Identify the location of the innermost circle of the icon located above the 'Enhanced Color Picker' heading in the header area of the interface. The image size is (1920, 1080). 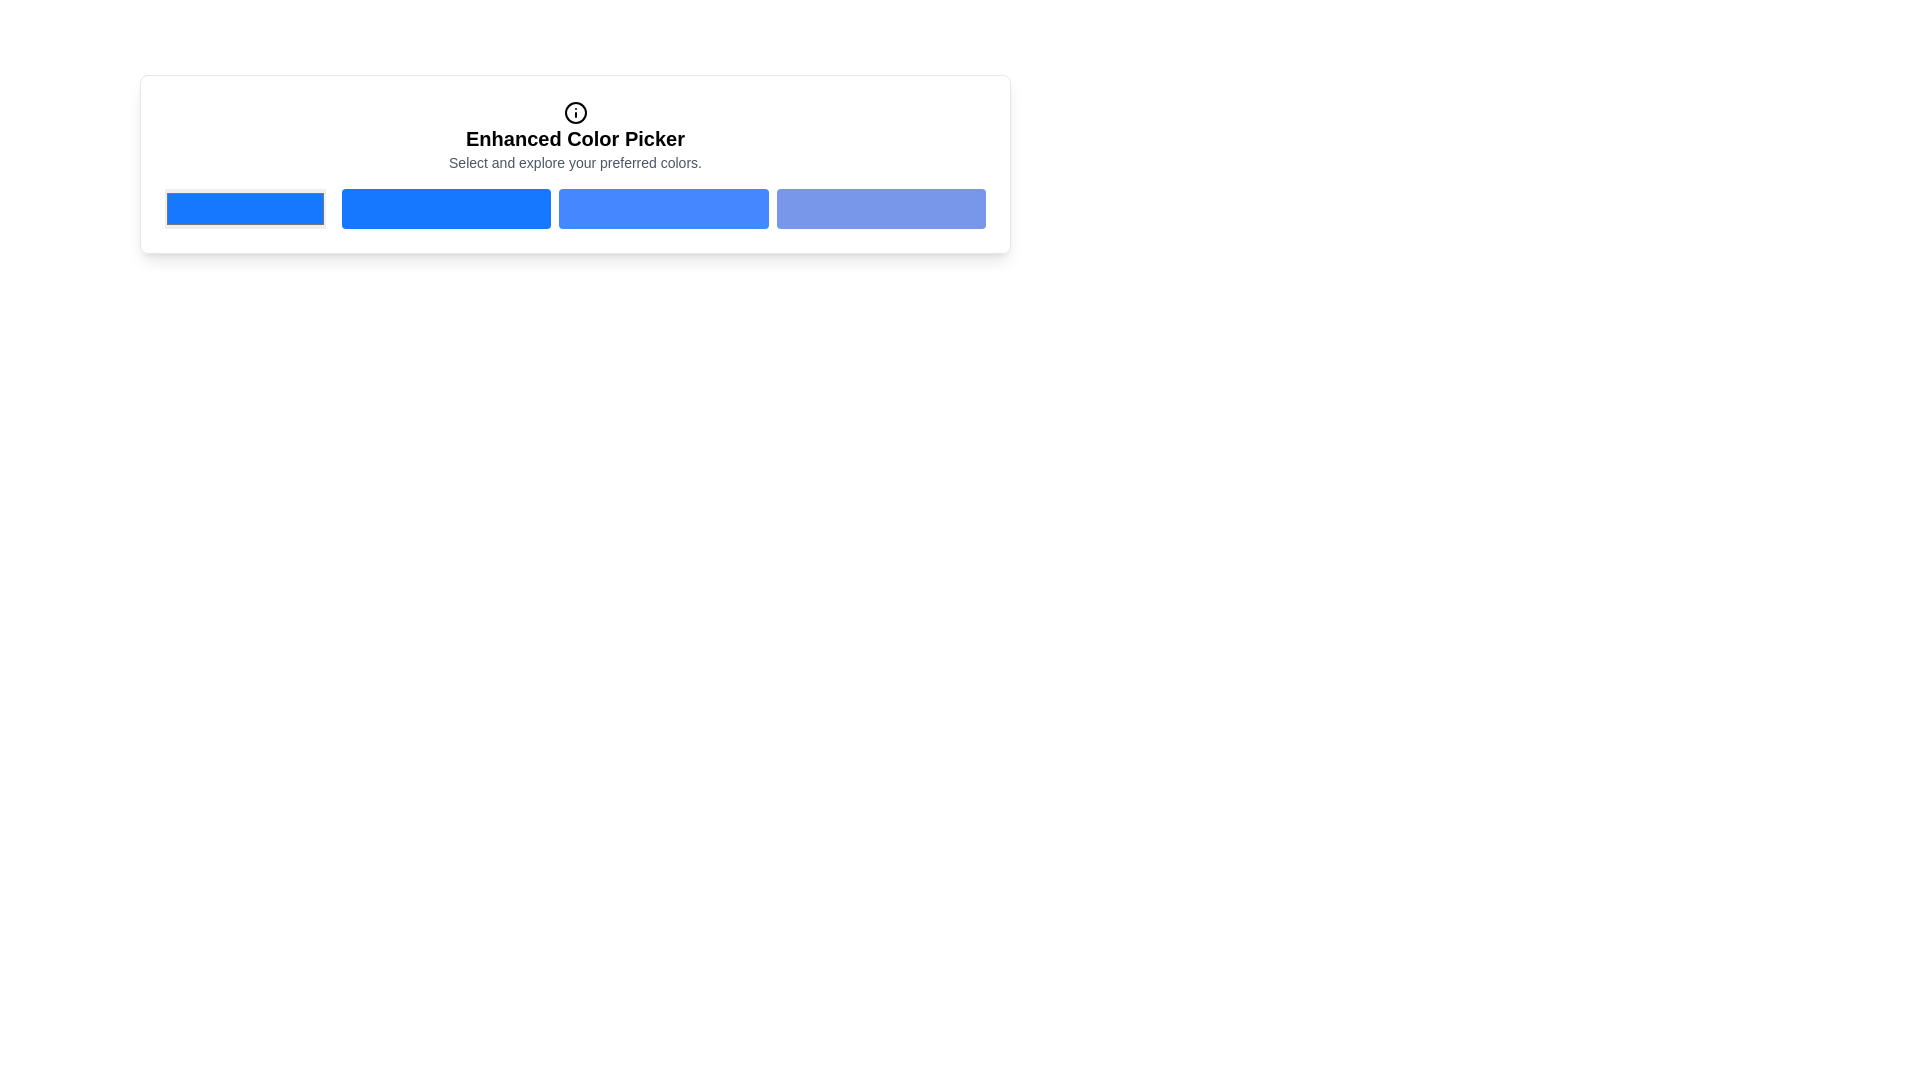
(574, 112).